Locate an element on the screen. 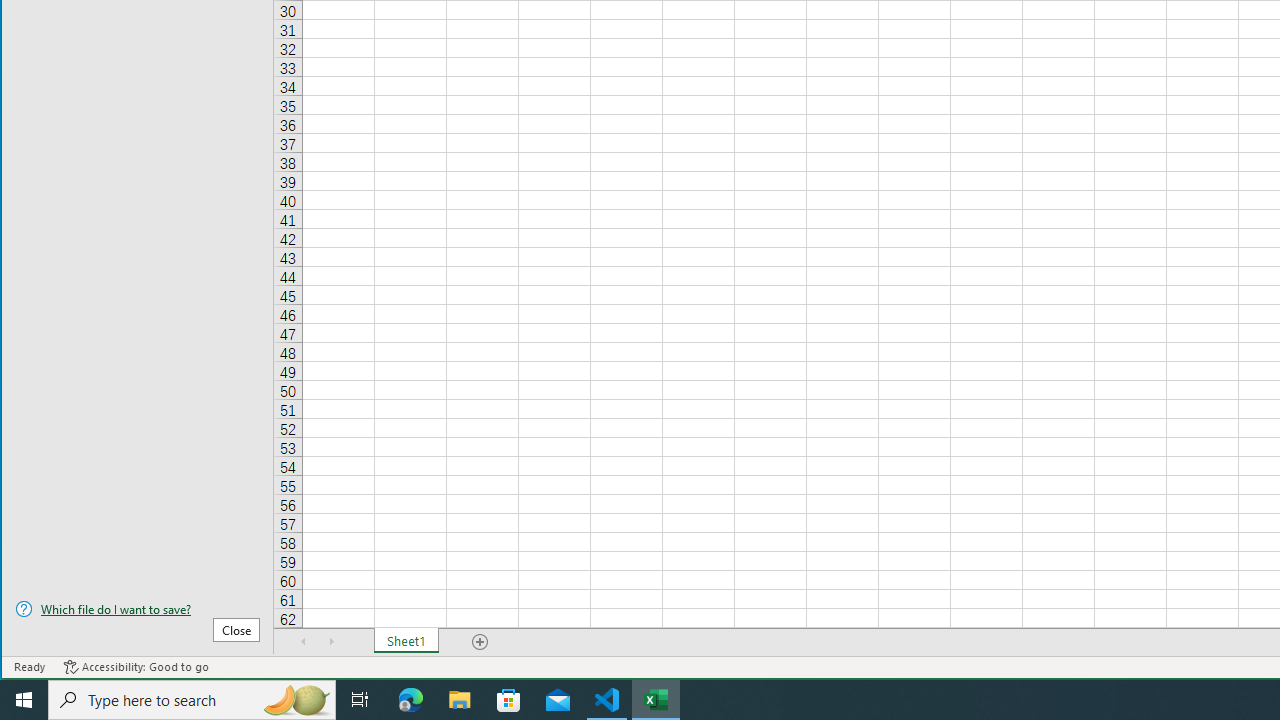  'Type here to search' is located at coordinates (192, 698).